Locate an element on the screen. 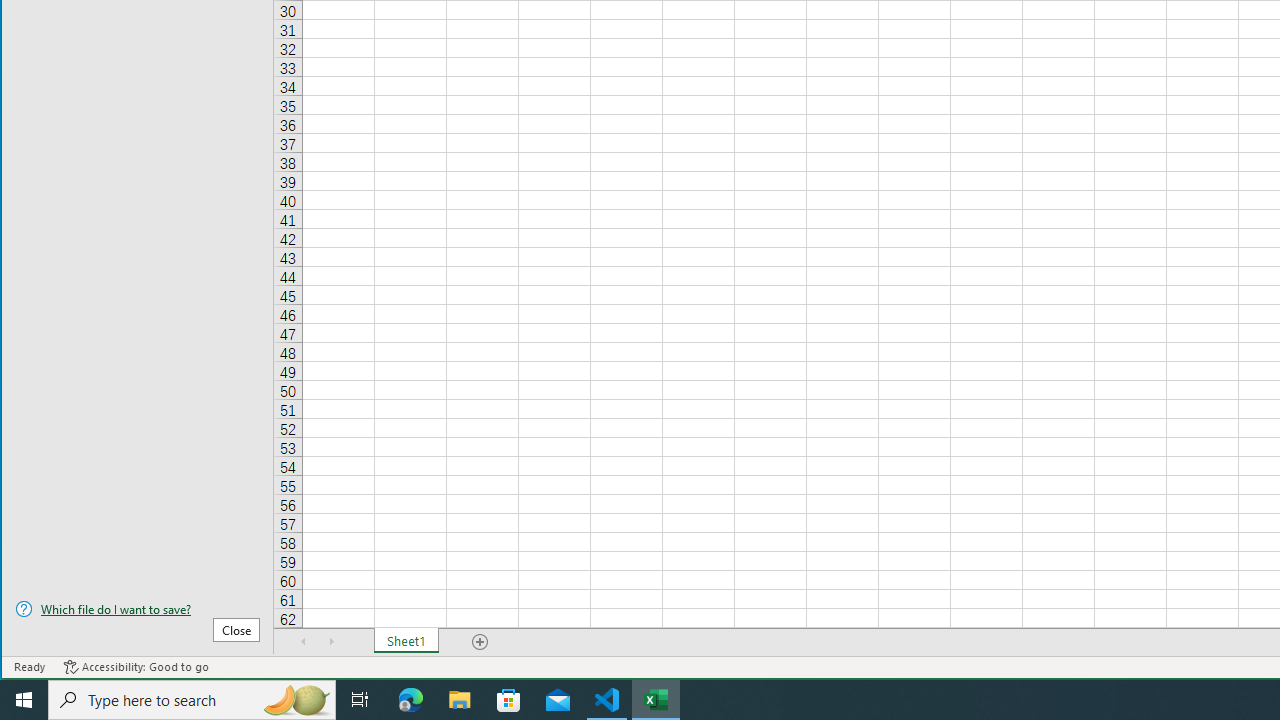  'Type here to search' is located at coordinates (192, 698).